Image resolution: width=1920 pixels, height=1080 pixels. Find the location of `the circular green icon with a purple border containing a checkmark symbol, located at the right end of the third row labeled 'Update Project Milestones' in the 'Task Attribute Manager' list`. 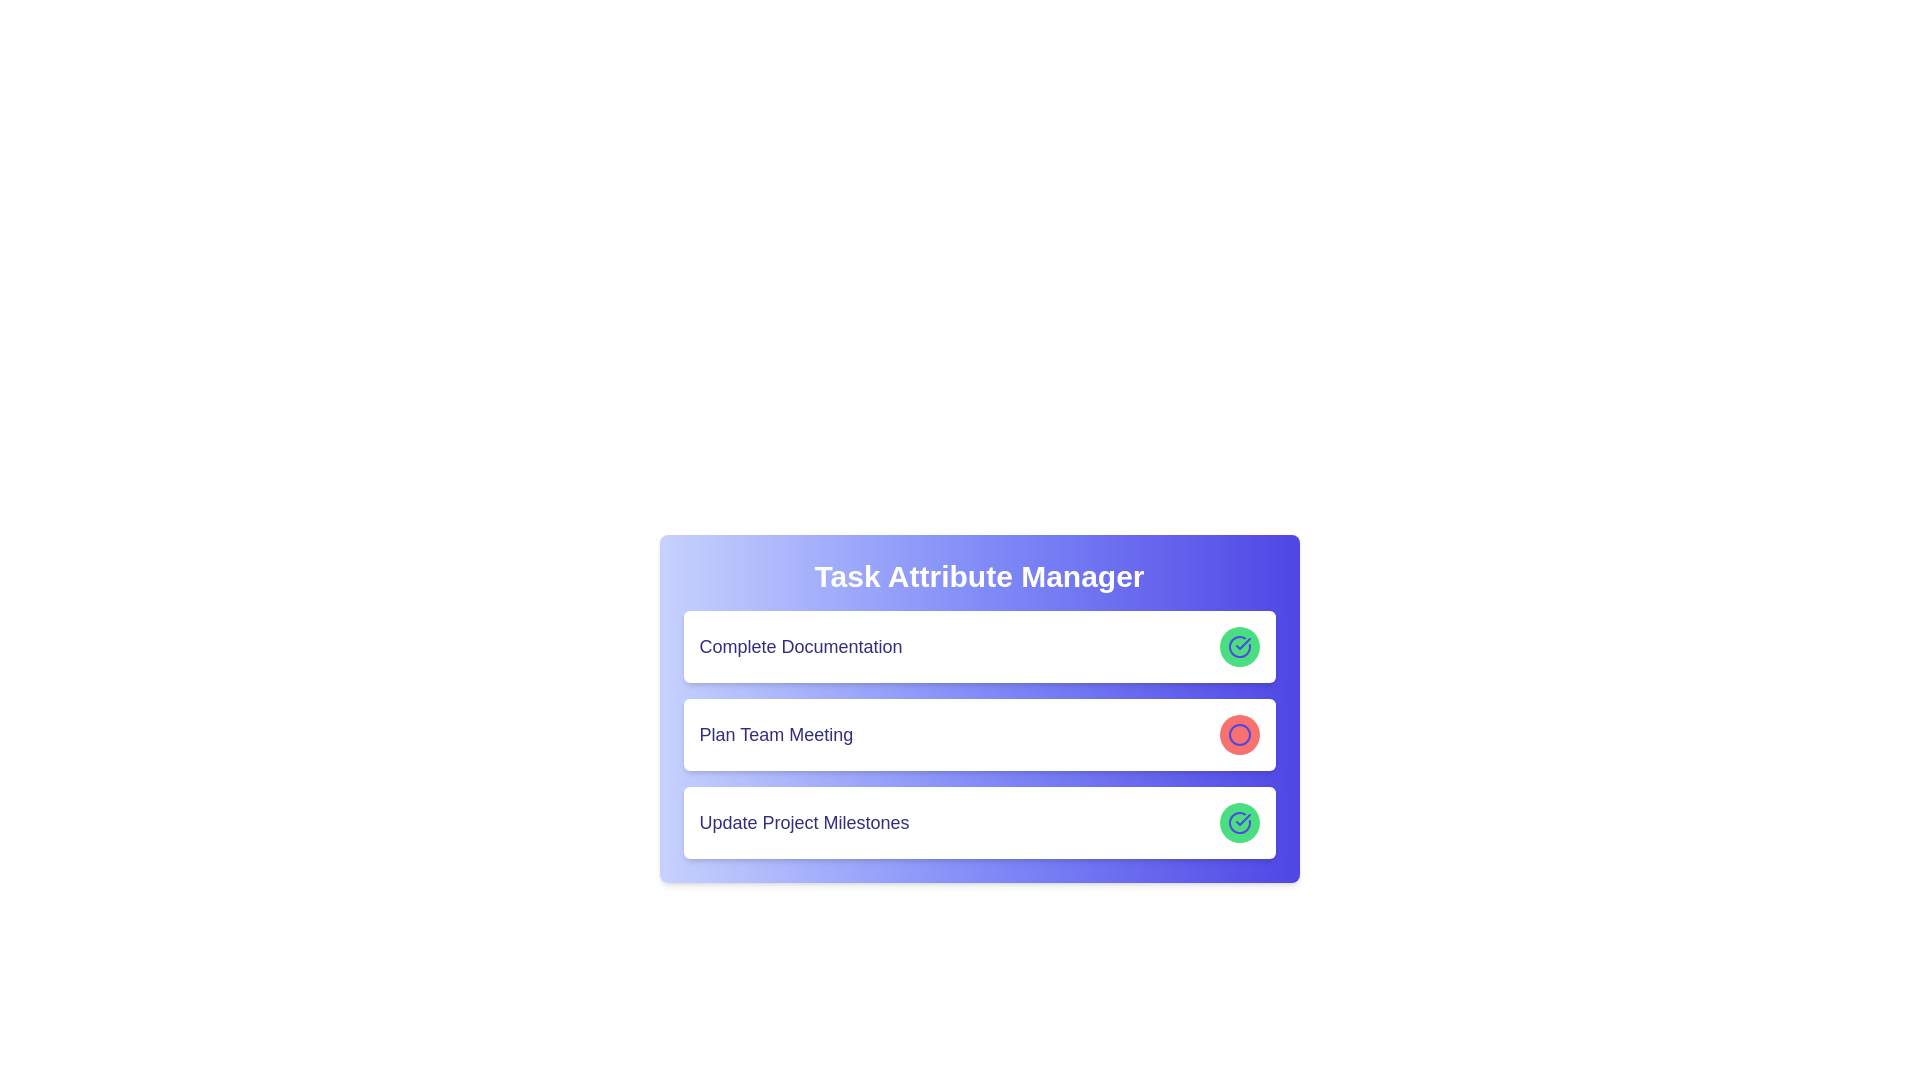

the circular green icon with a purple border containing a checkmark symbol, located at the right end of the third row labeled 'Update Project Milestones' in the 'Task Attribute Manager' list is located at coordinates (1238, 822).